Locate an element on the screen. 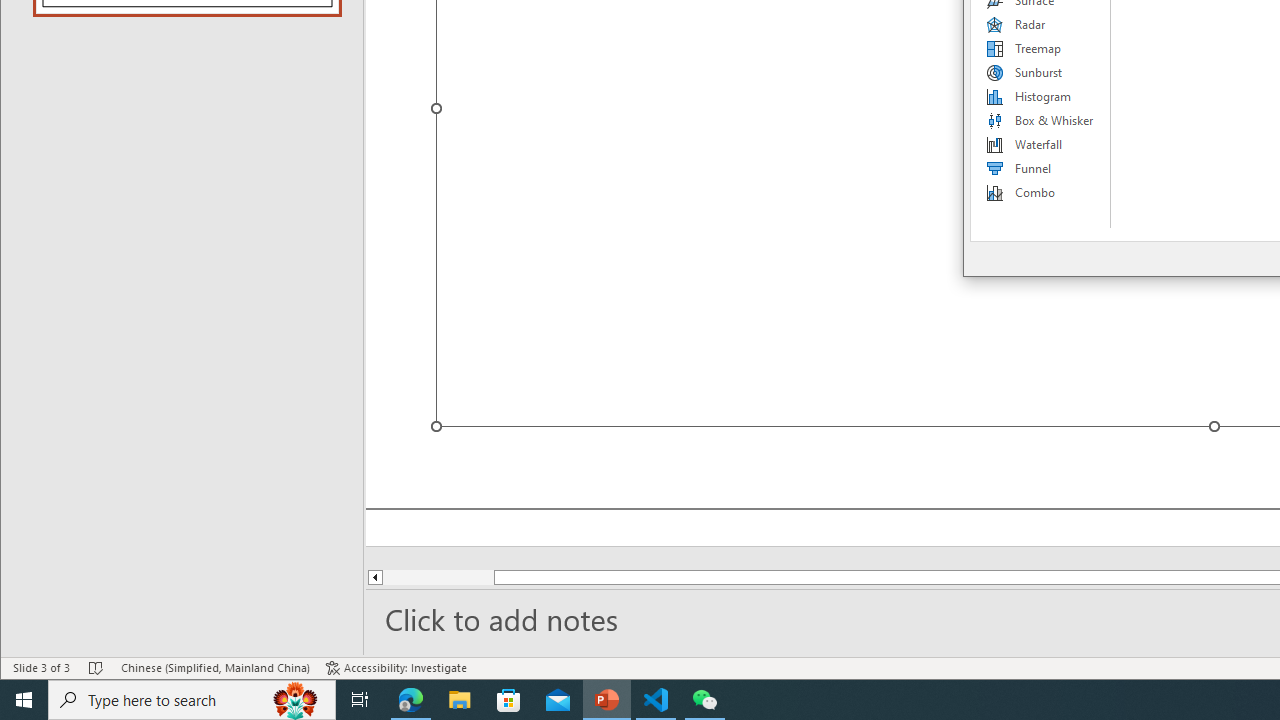 The width and height of the screenshot is (1280, 720). 'PowerPoint - 1 running window' is located at coordinates (606, 698).